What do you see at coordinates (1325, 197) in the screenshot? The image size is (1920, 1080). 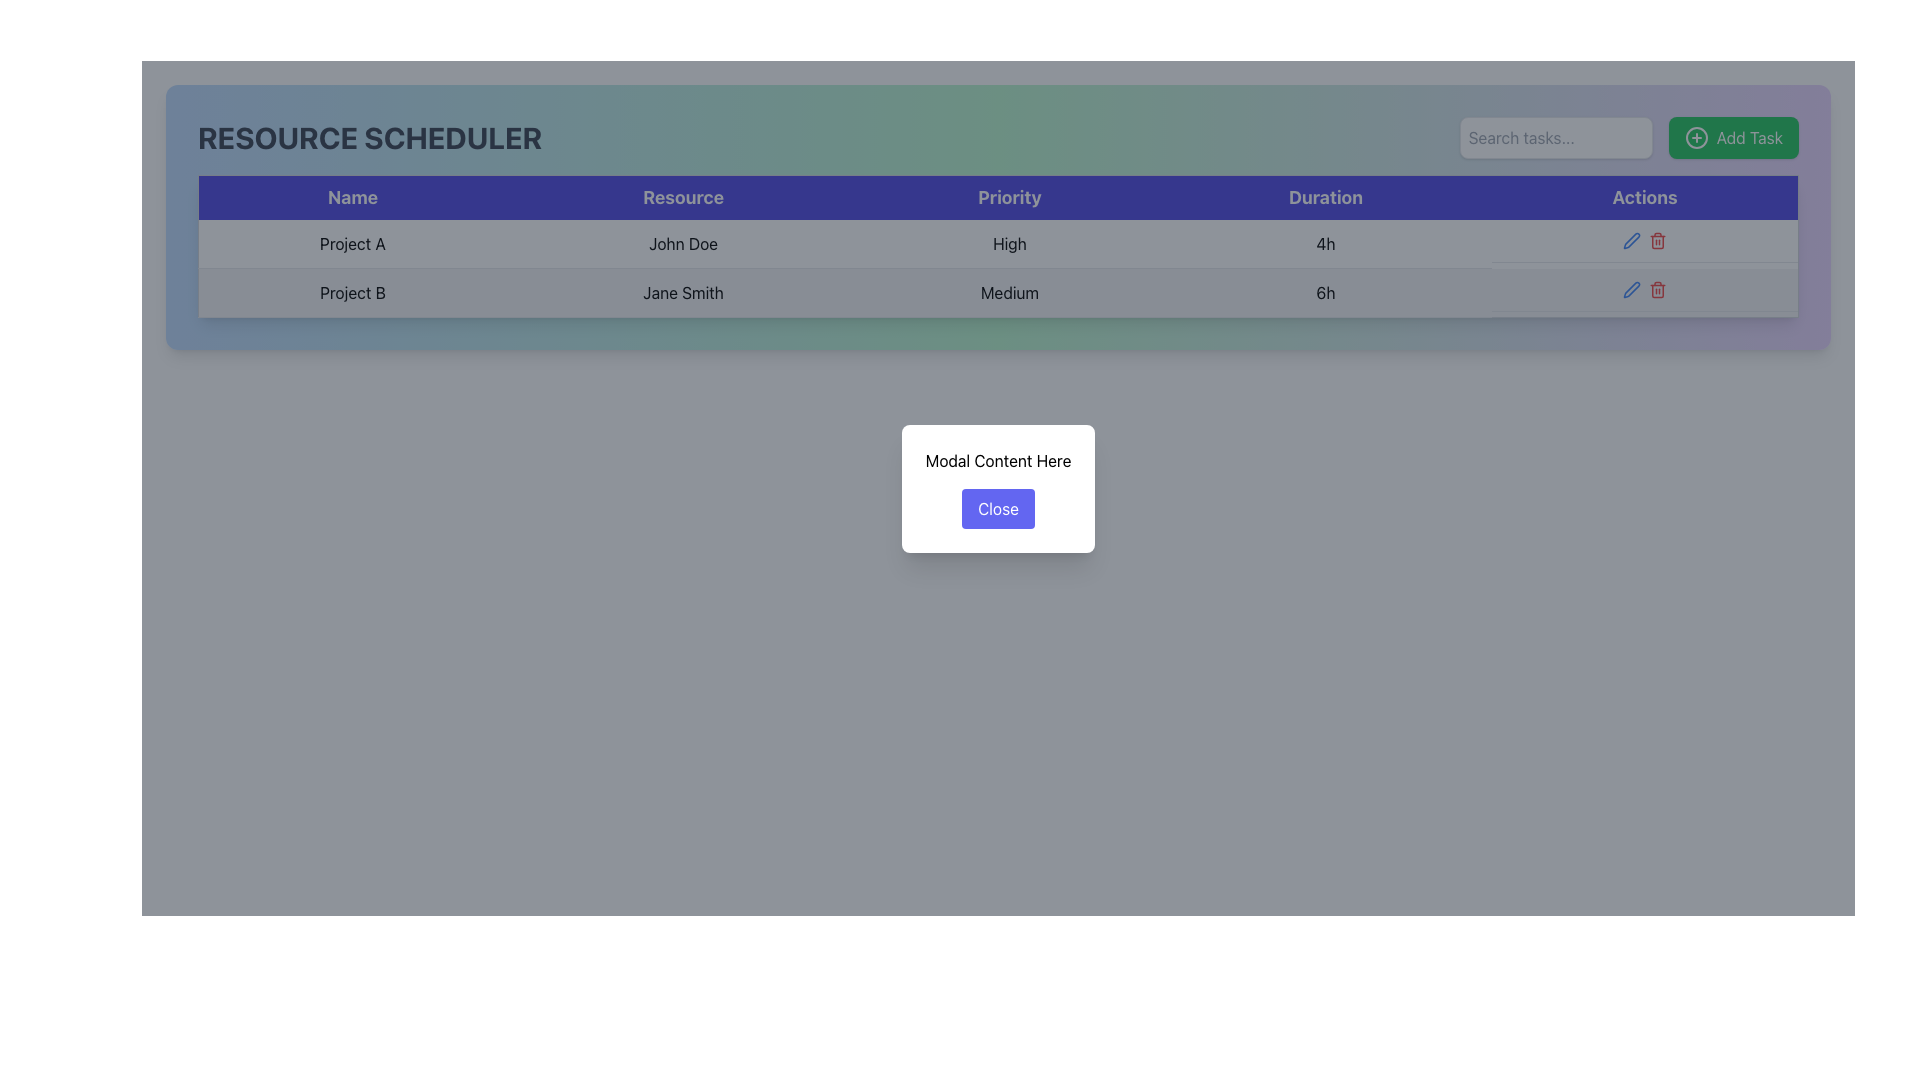 I see `the fourth column header text label in a table-like structure, which is styled in bold, medium font on a dark blue background` at bounding box center [1325, 197].